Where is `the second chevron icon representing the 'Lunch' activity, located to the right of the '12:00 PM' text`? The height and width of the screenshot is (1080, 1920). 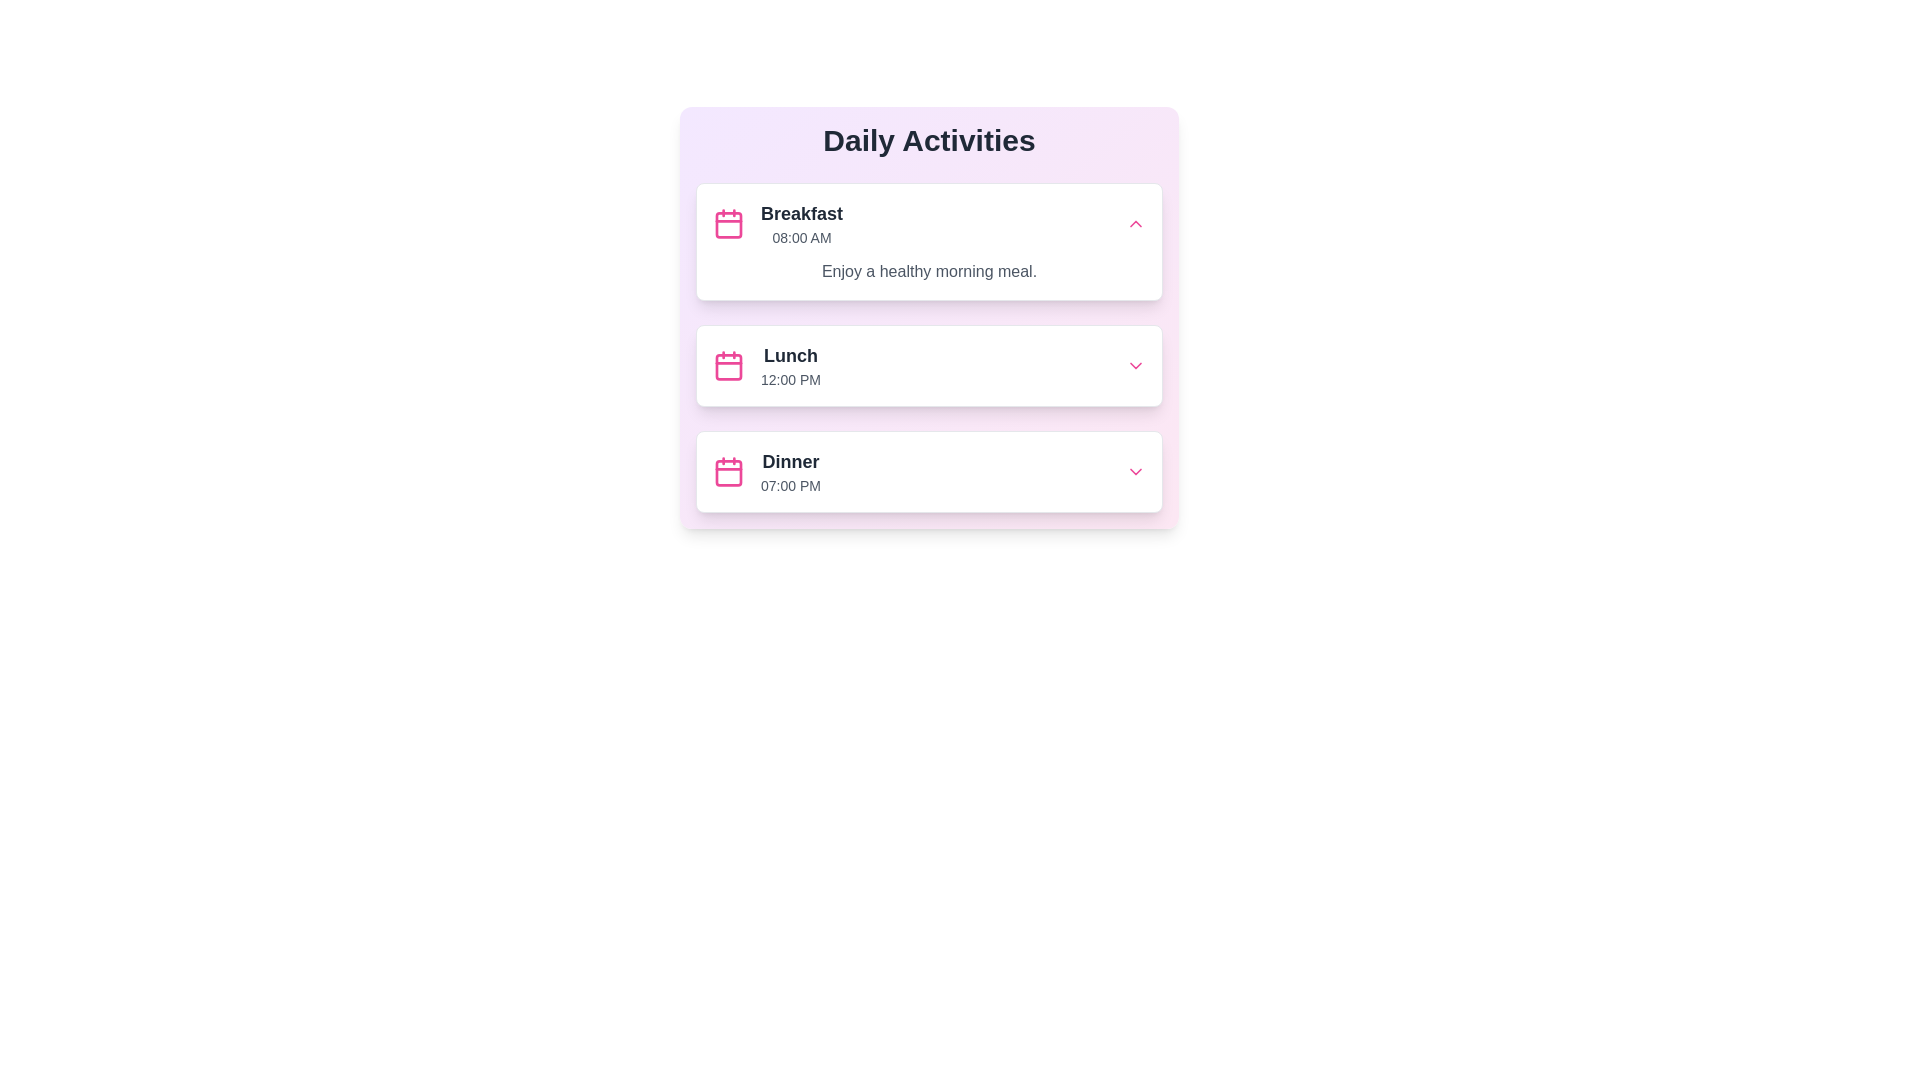
the second chevron icon representing the 'Lunch' activity, located to the right of the '12:00 PM' text is located at coordinates (1136, 366).